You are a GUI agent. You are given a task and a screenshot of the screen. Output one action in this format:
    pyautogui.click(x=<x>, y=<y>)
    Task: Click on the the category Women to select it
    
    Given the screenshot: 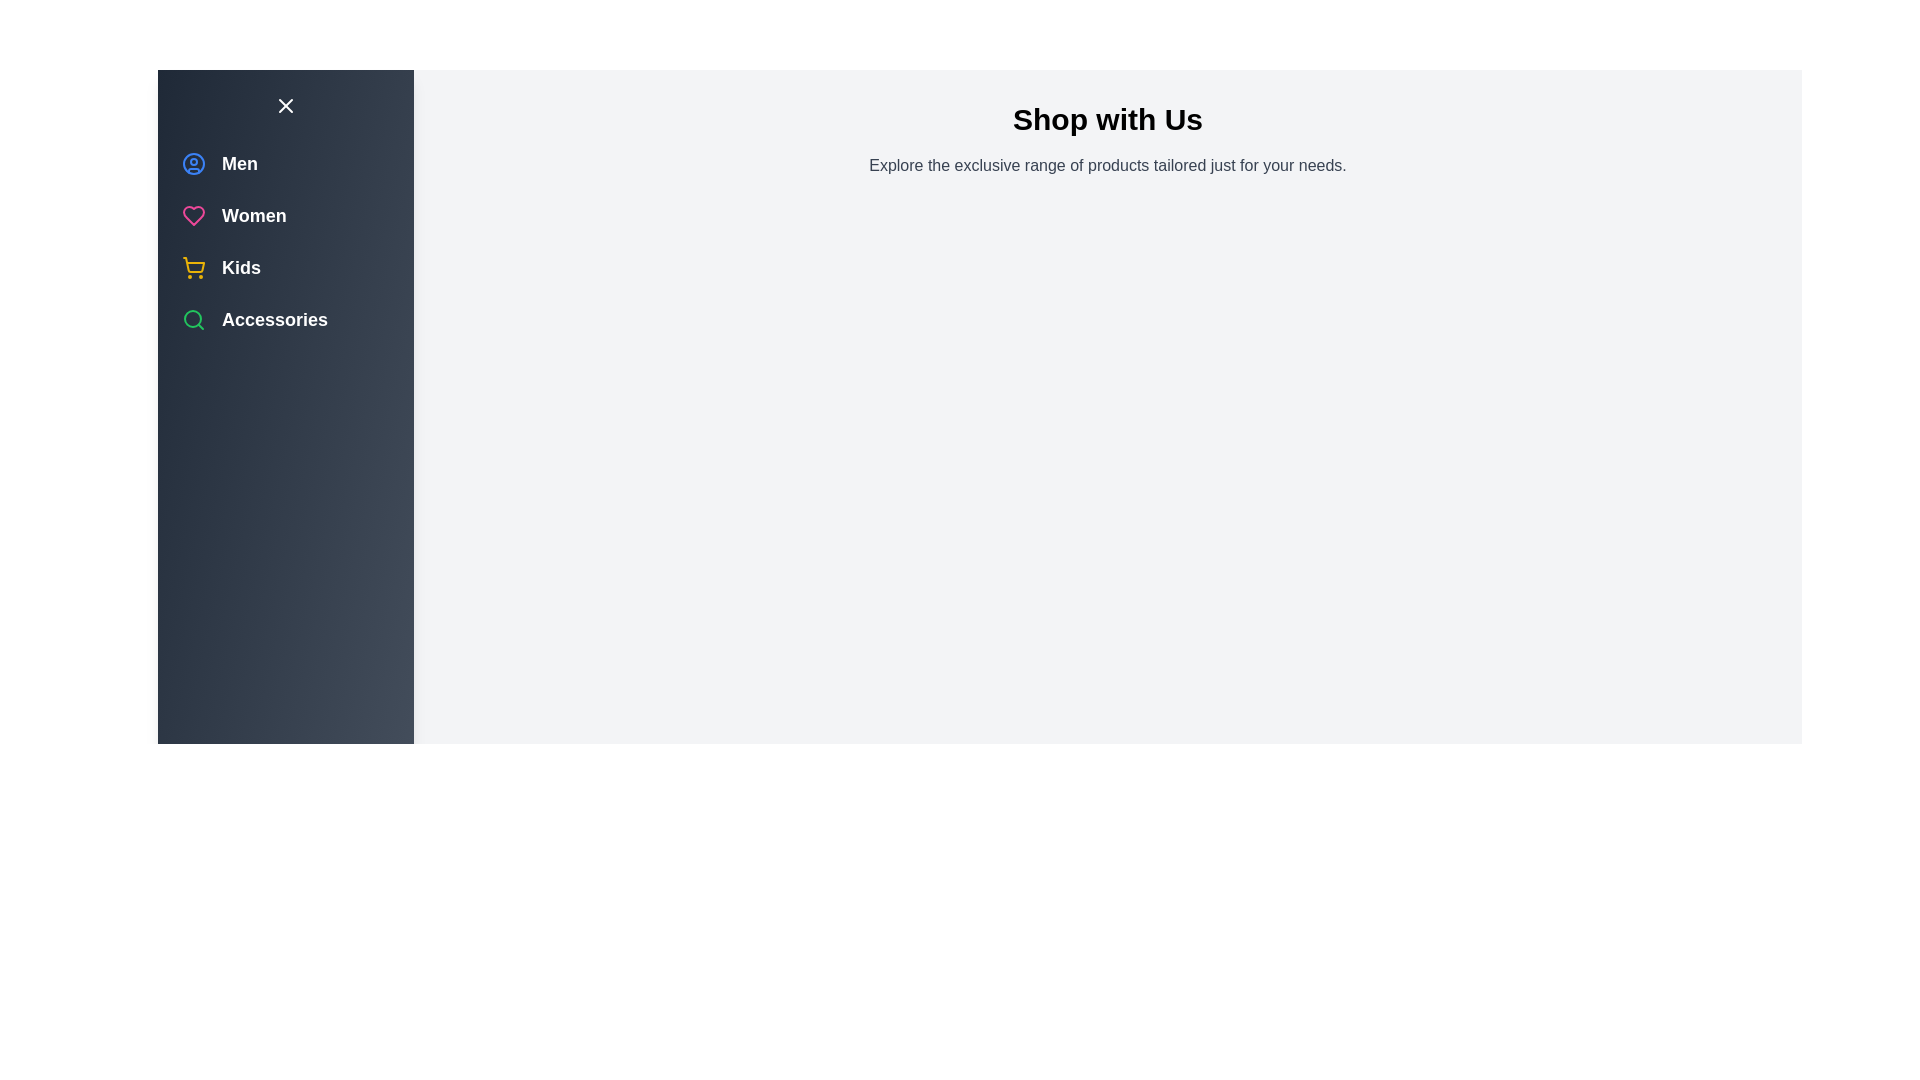 What is the action you would take?
    pyautogui.click(x=193, y=216)
    